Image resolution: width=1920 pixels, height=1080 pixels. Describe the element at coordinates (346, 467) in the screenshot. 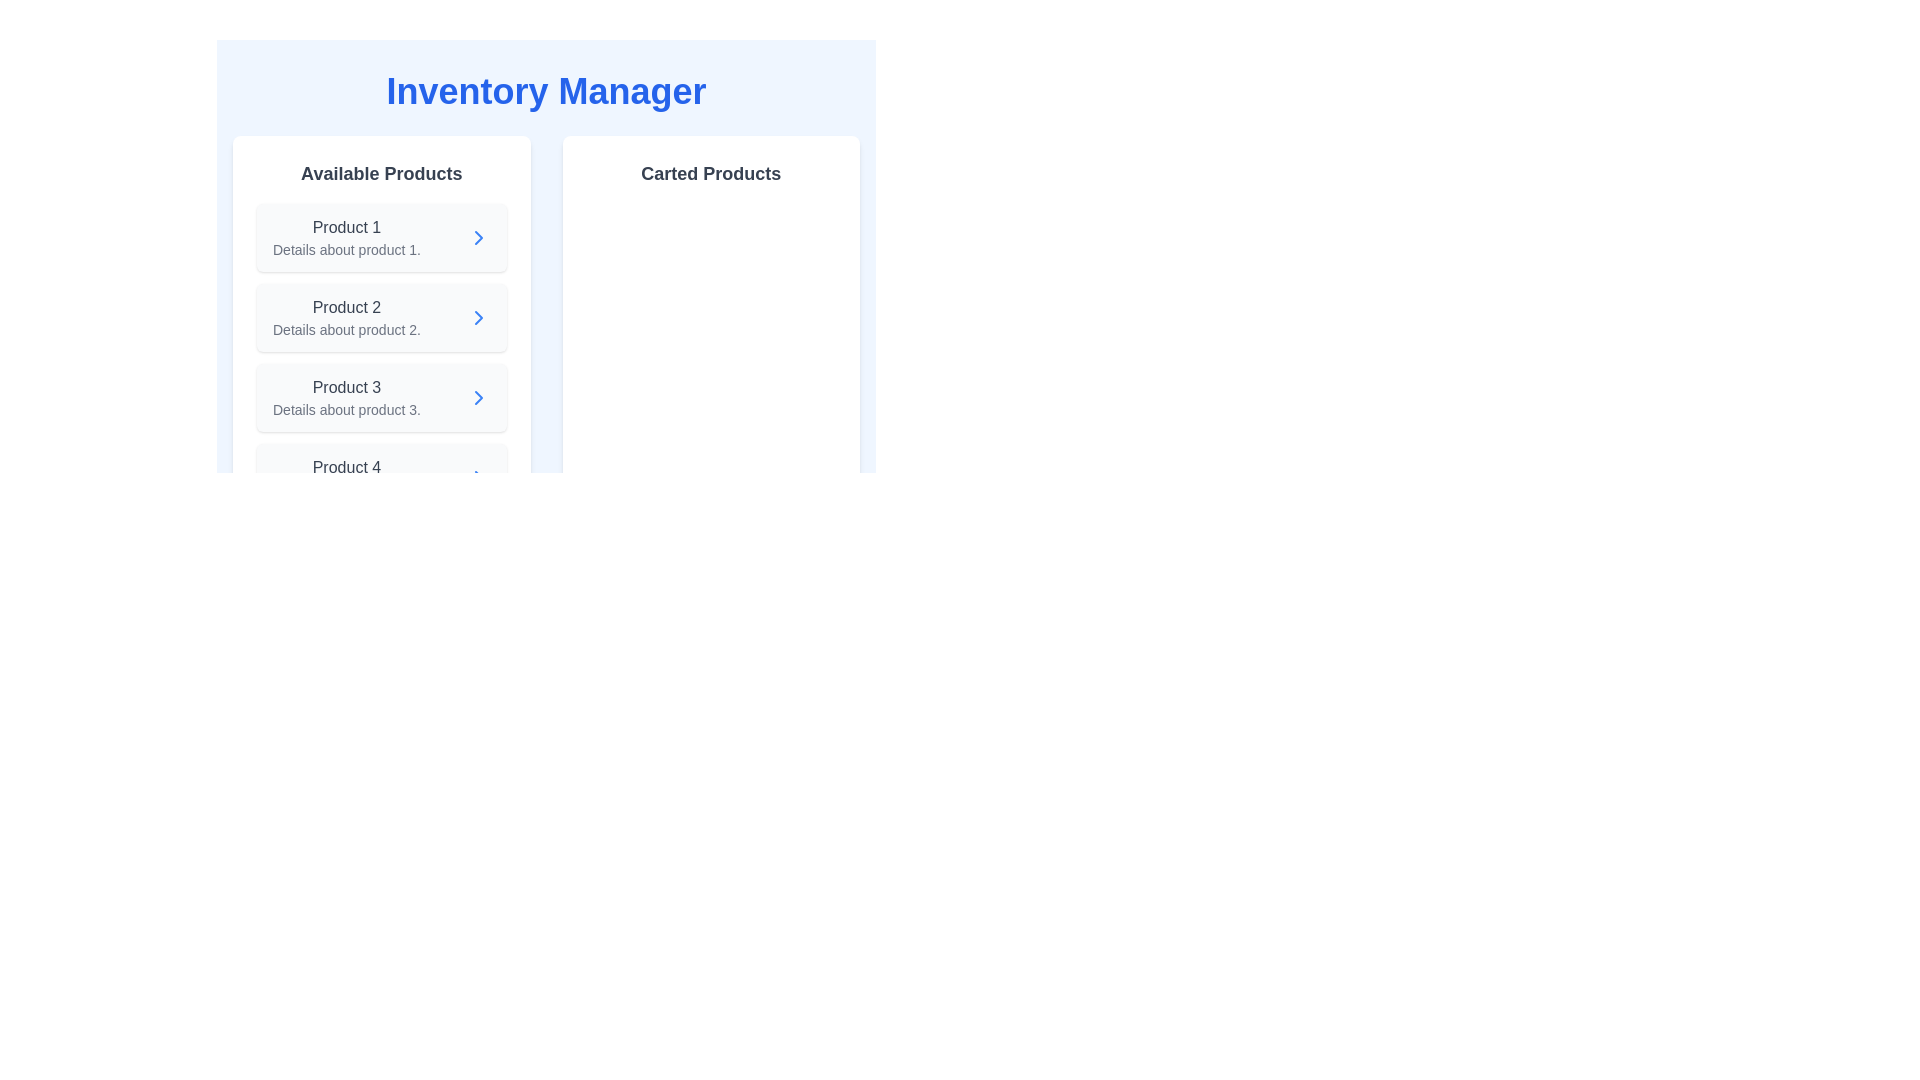

I see `the text label displaying 'Product 4' in bold font within the 'Available Products' section` at that location.